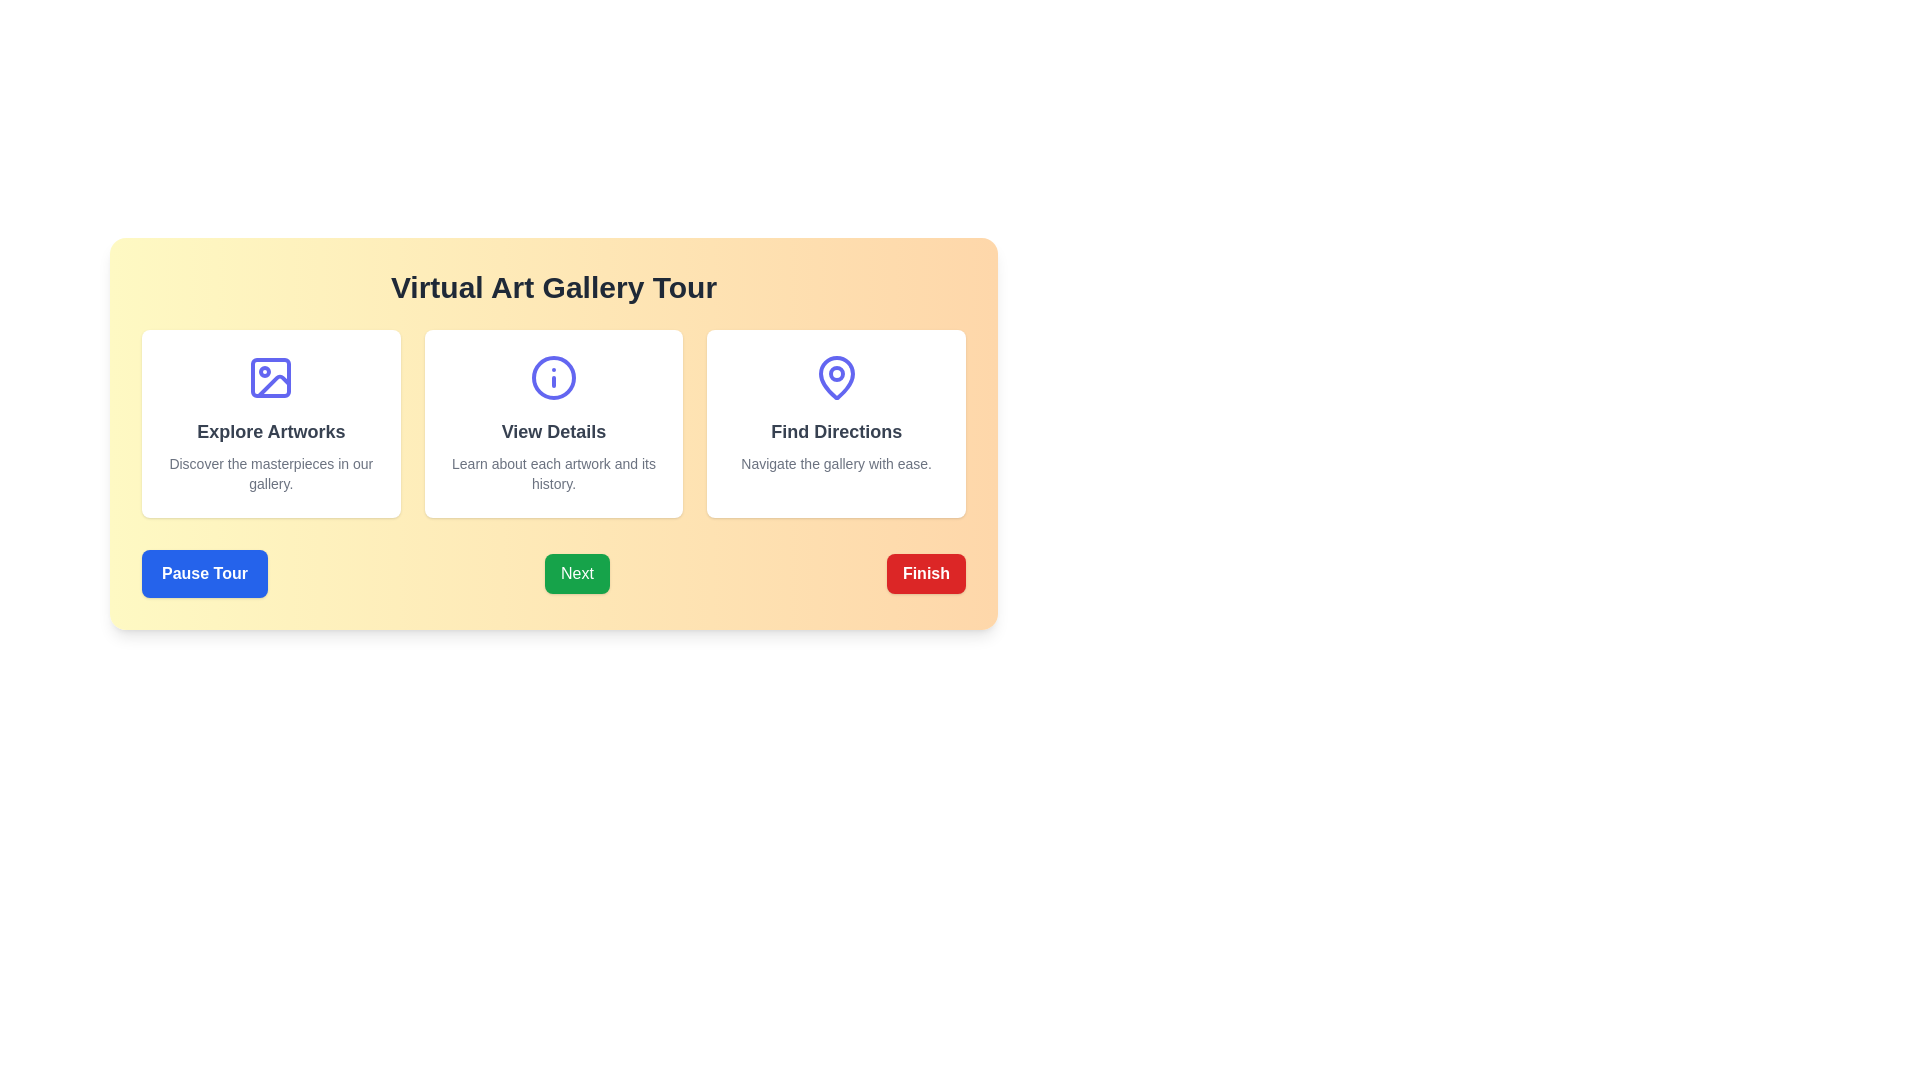  What do you see at coordinates (270, 431) in the screenshot?
I see `title text element located at the center of the leftmost card, which serves as a heading for the card's content` at bounding box center [270, 431].